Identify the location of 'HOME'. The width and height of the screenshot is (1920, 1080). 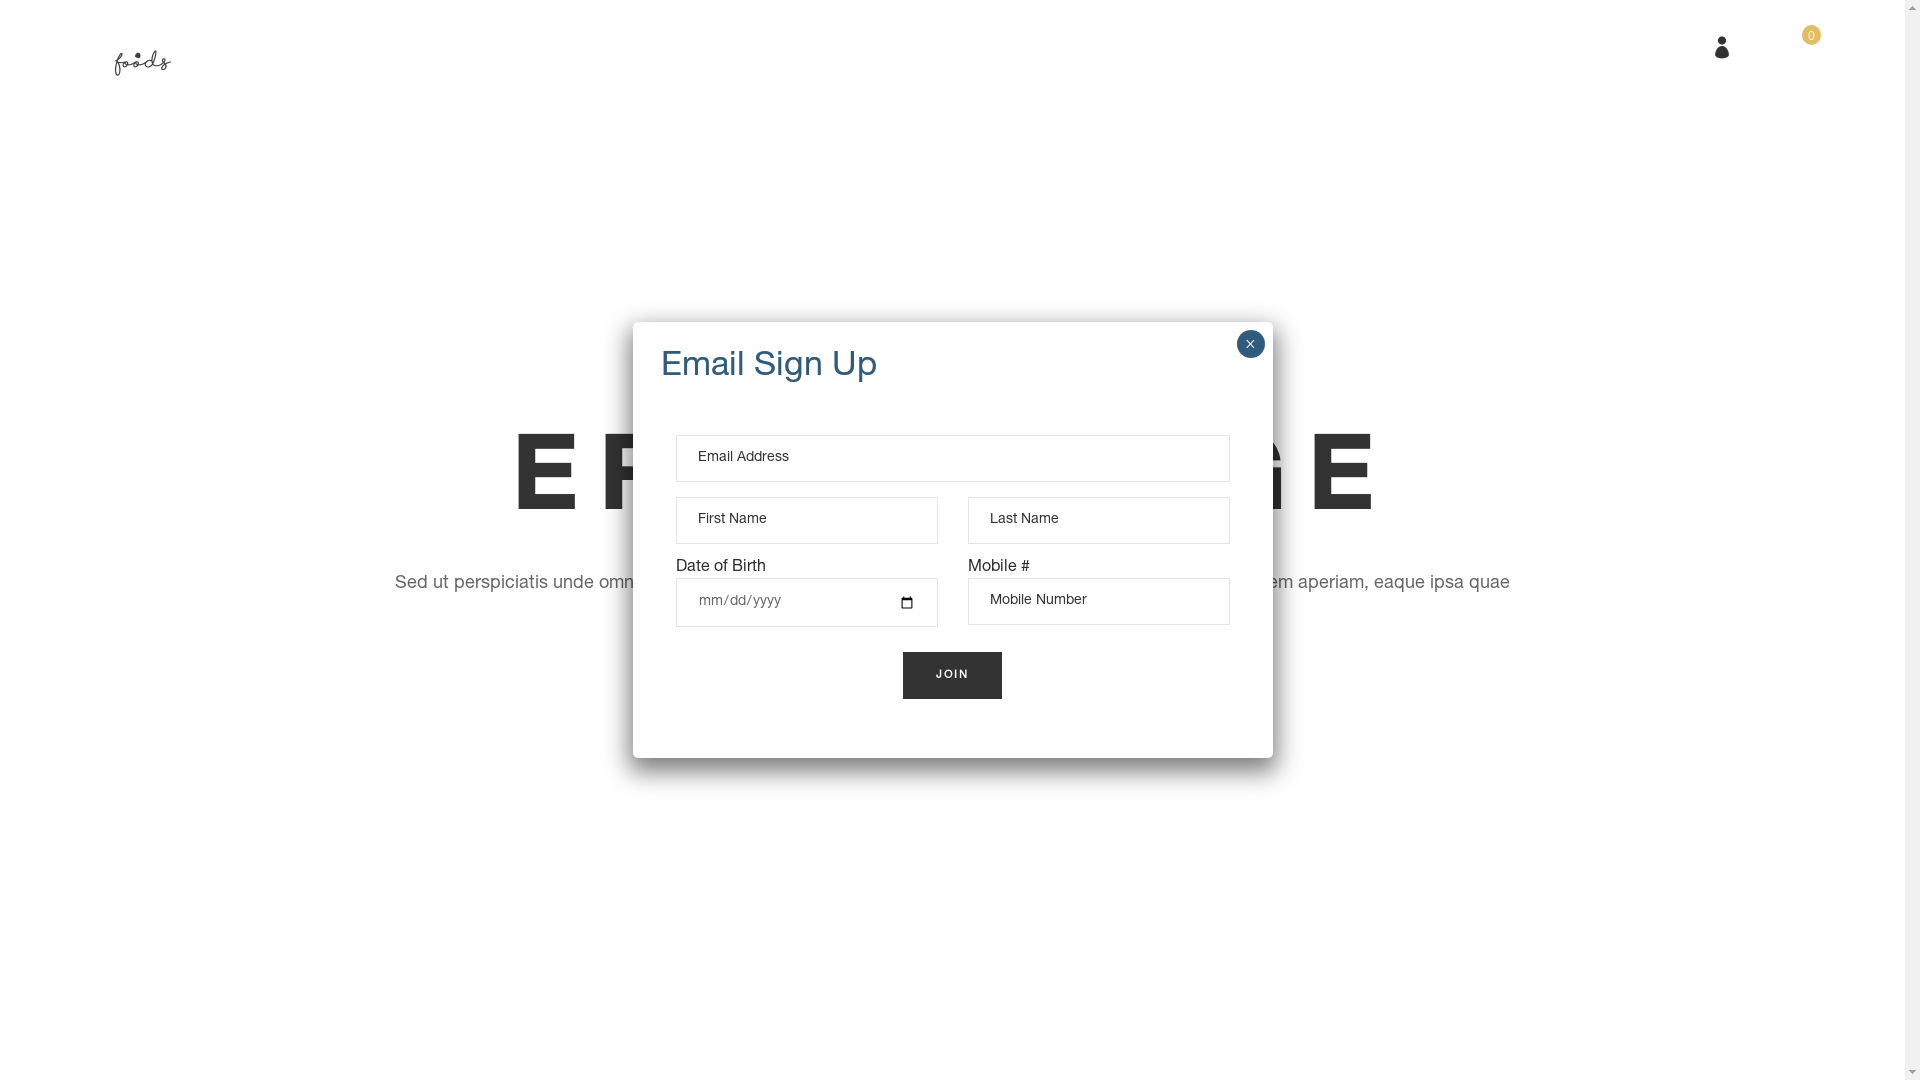
(583, 45).